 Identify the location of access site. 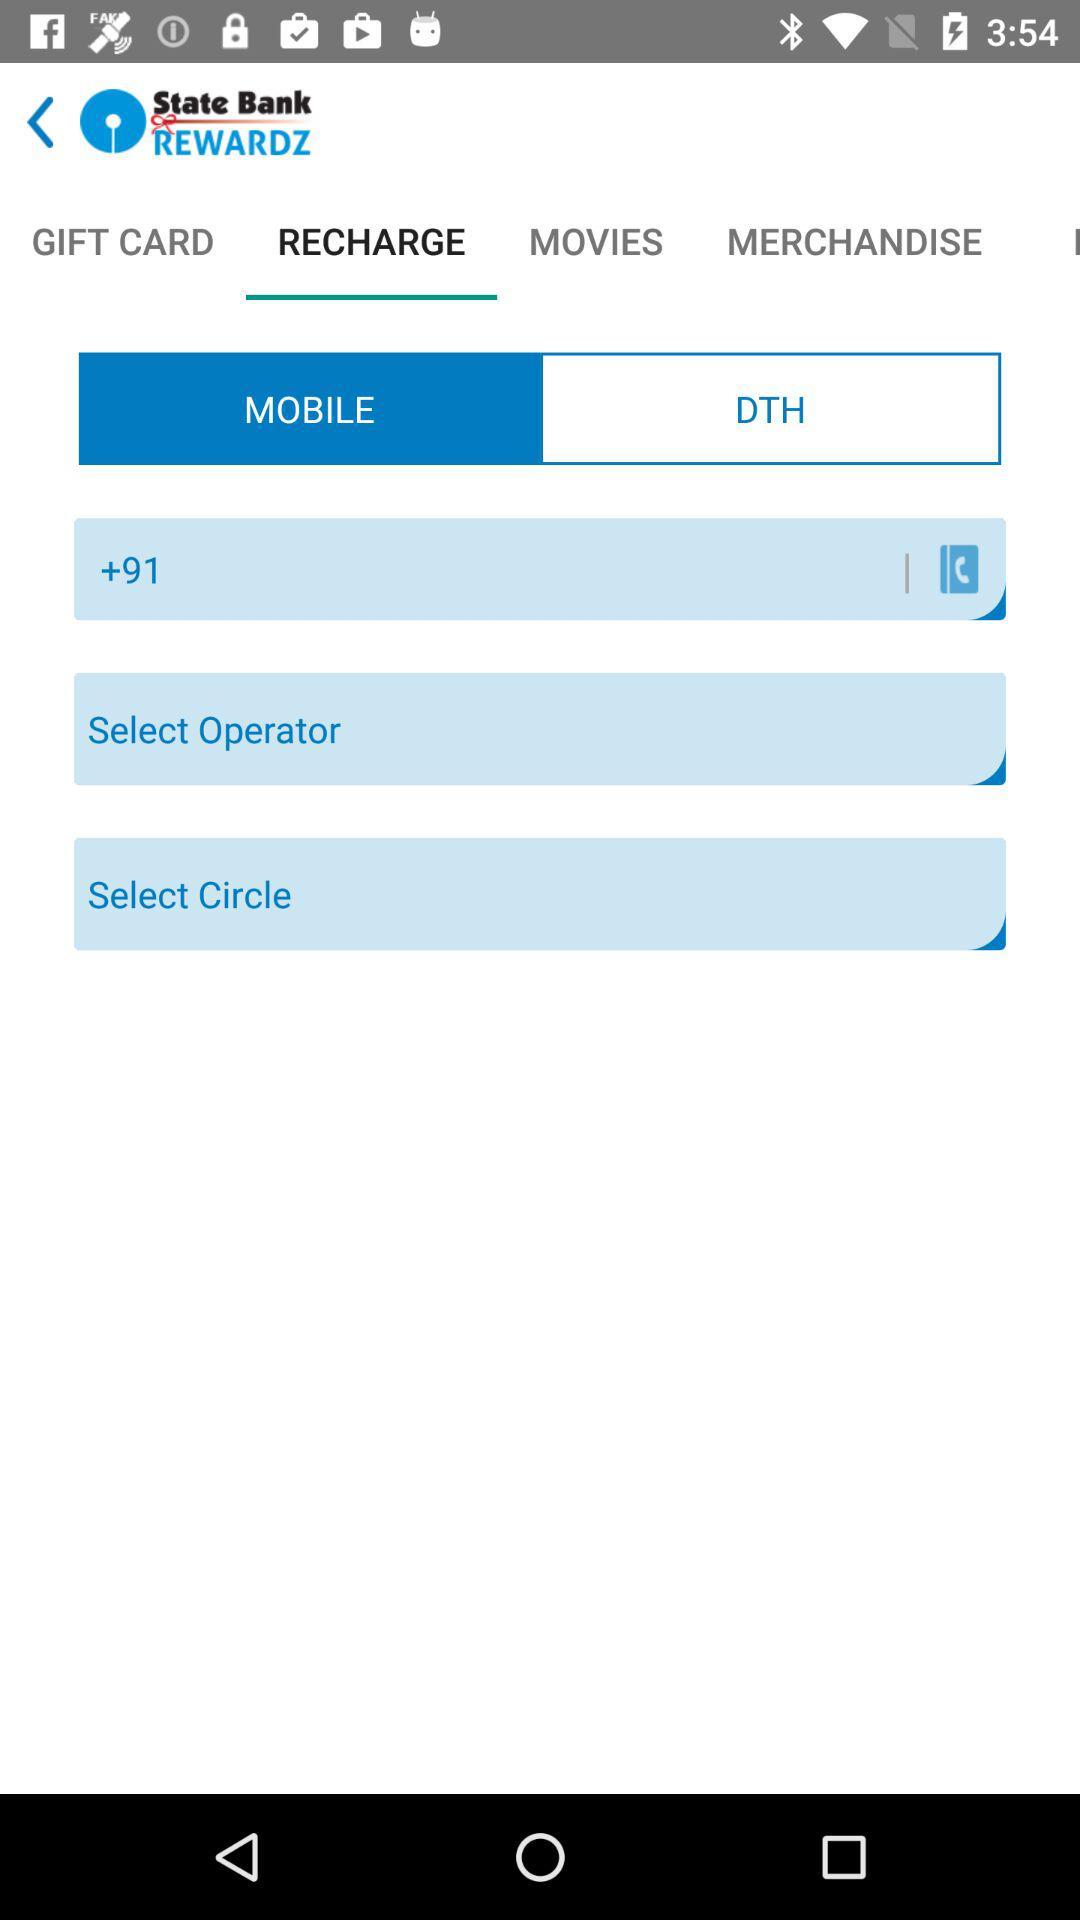
(196, 121).